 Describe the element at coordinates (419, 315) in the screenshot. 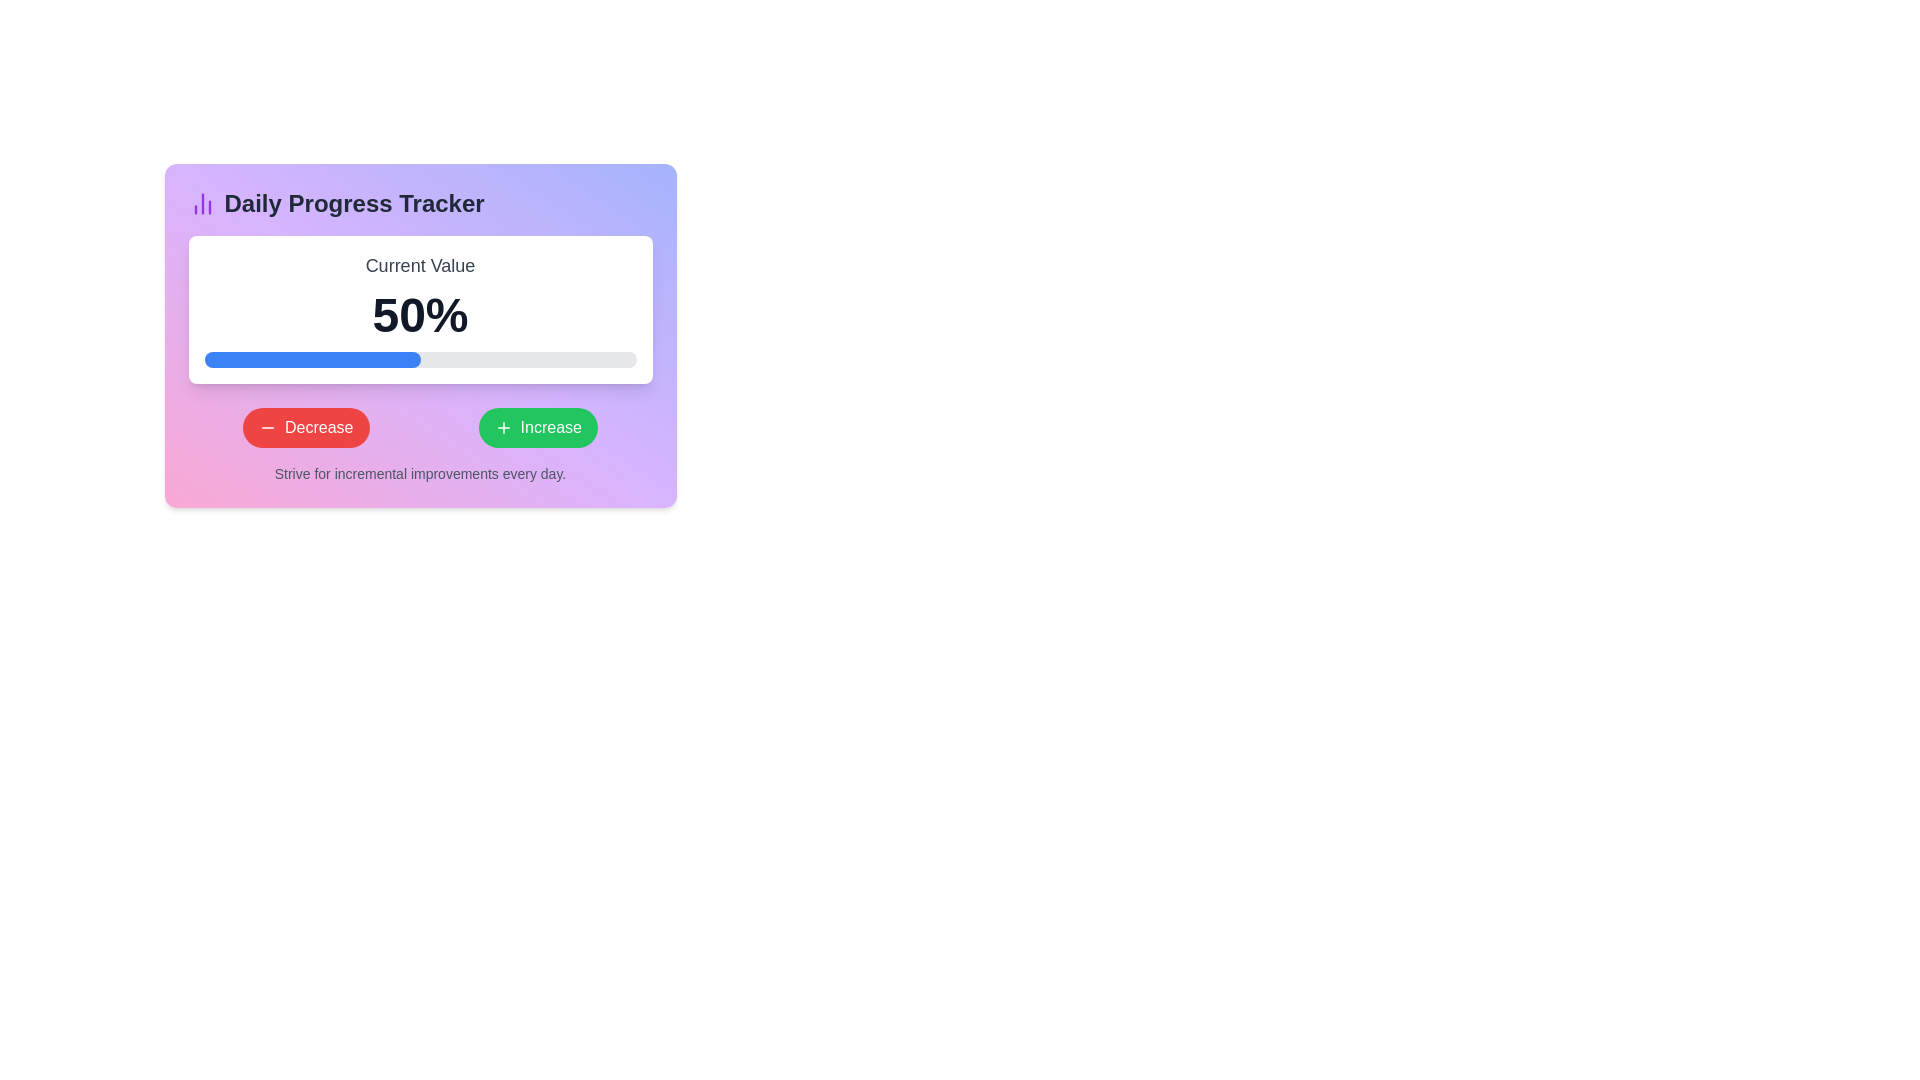

I see `dynamic percentage value displayed in the text label located beneath 'Current Value' and above the progress bar` at that location.